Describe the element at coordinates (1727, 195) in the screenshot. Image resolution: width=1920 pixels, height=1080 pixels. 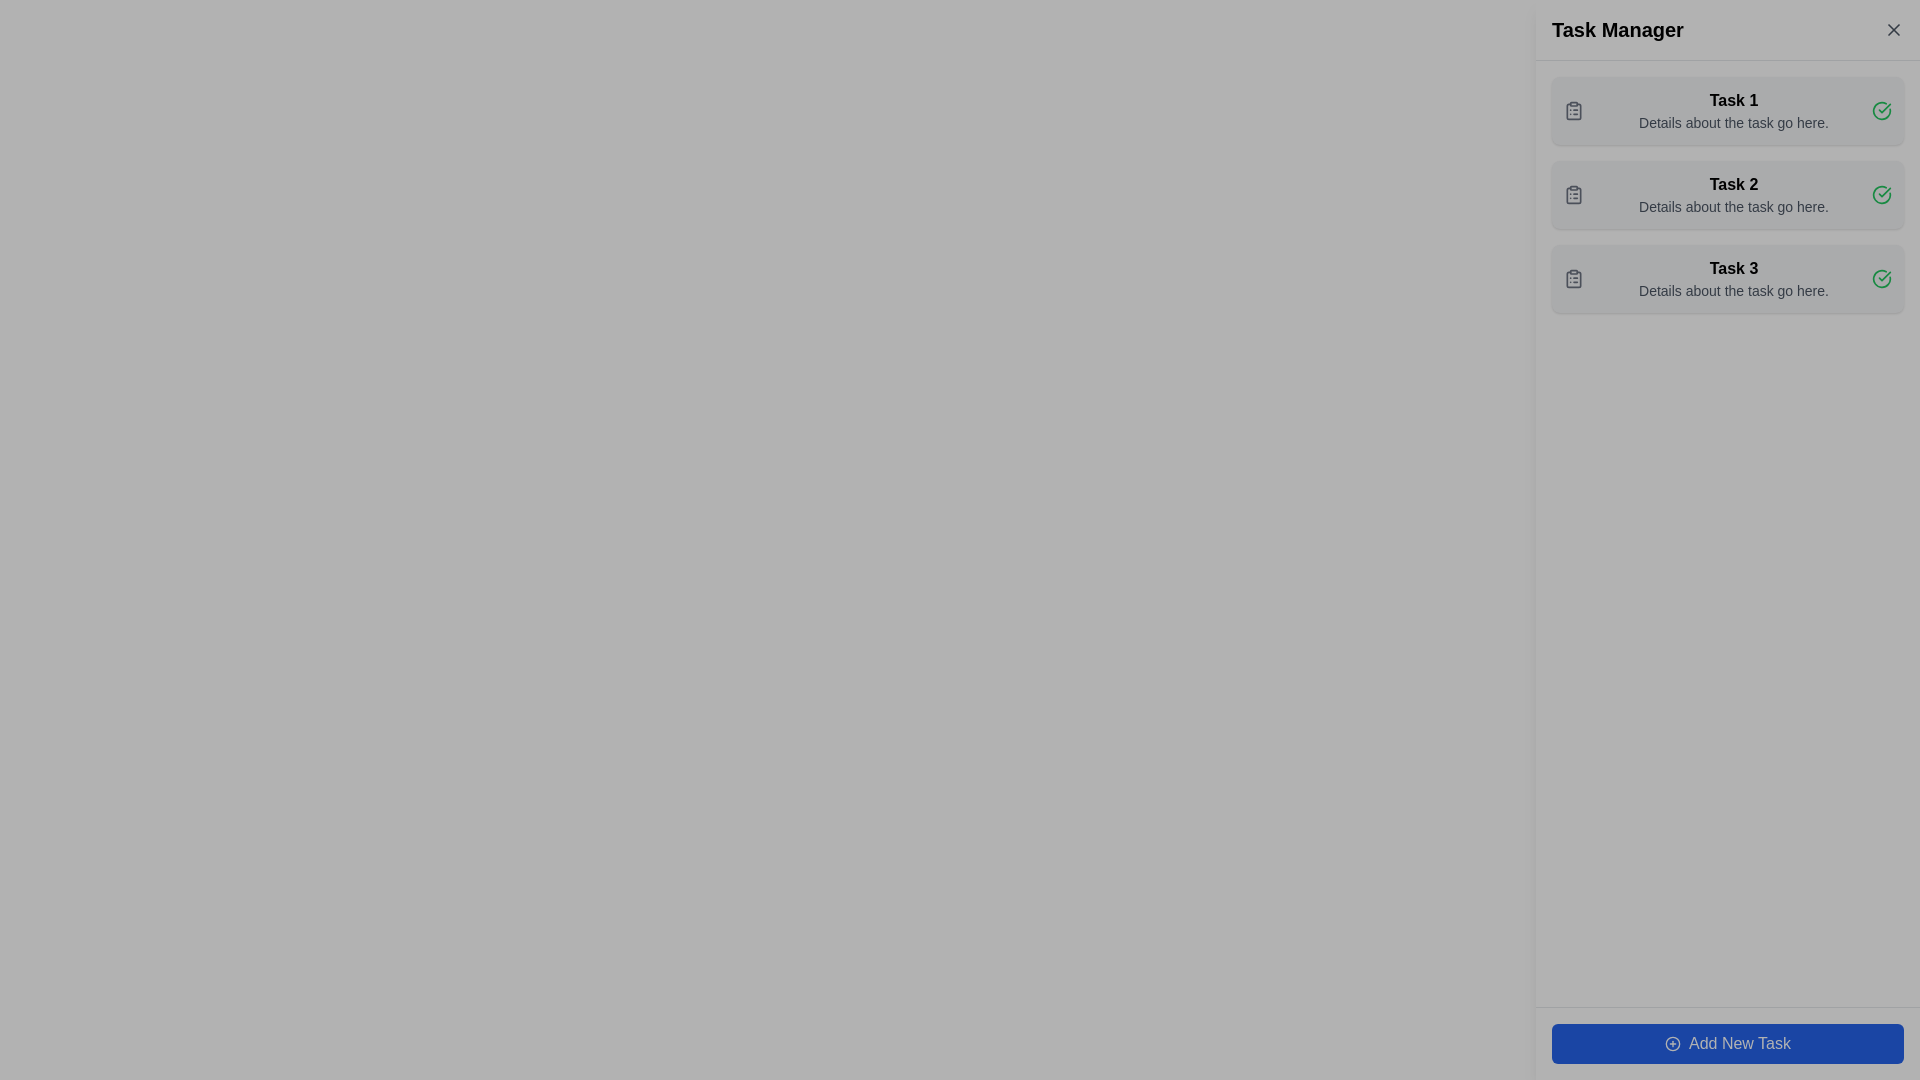
I see `the second Task Card in the task manager application` at that location.